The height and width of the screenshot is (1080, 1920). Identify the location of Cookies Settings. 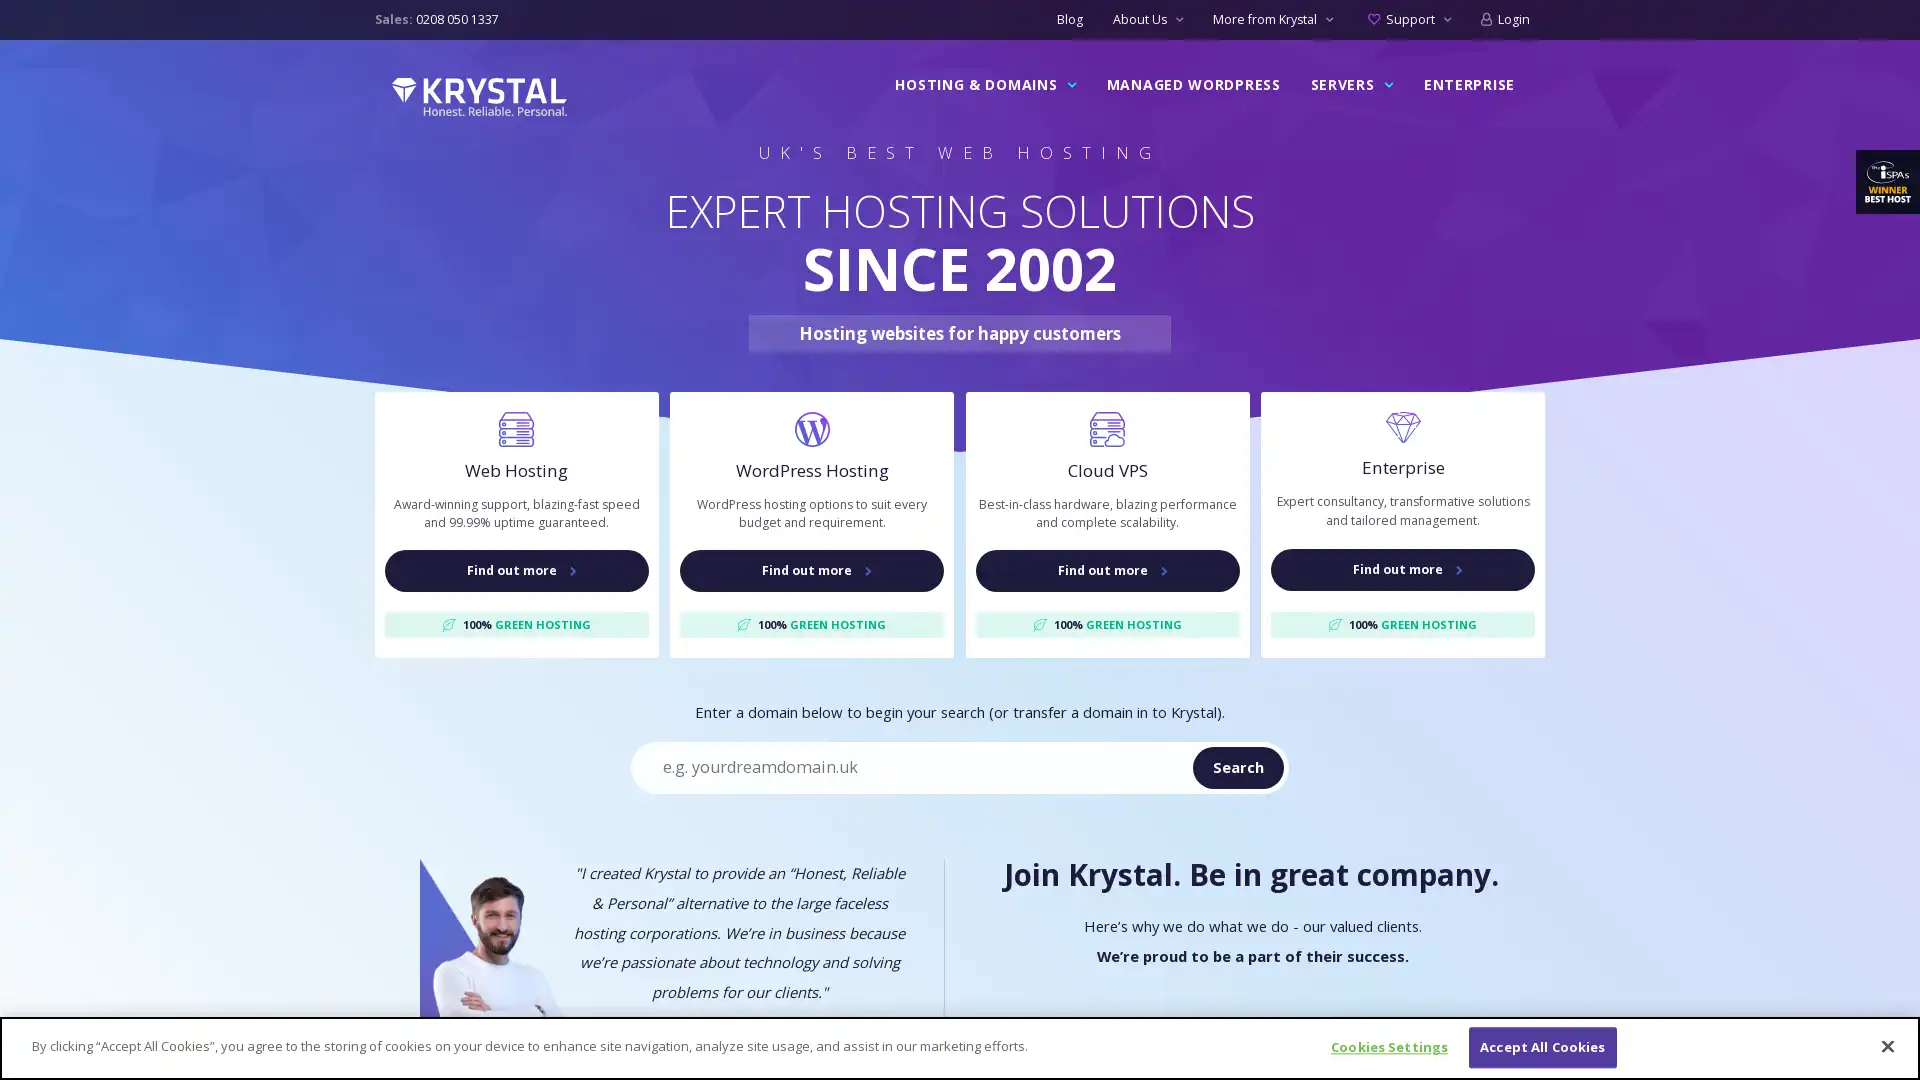
(1388, 1046).